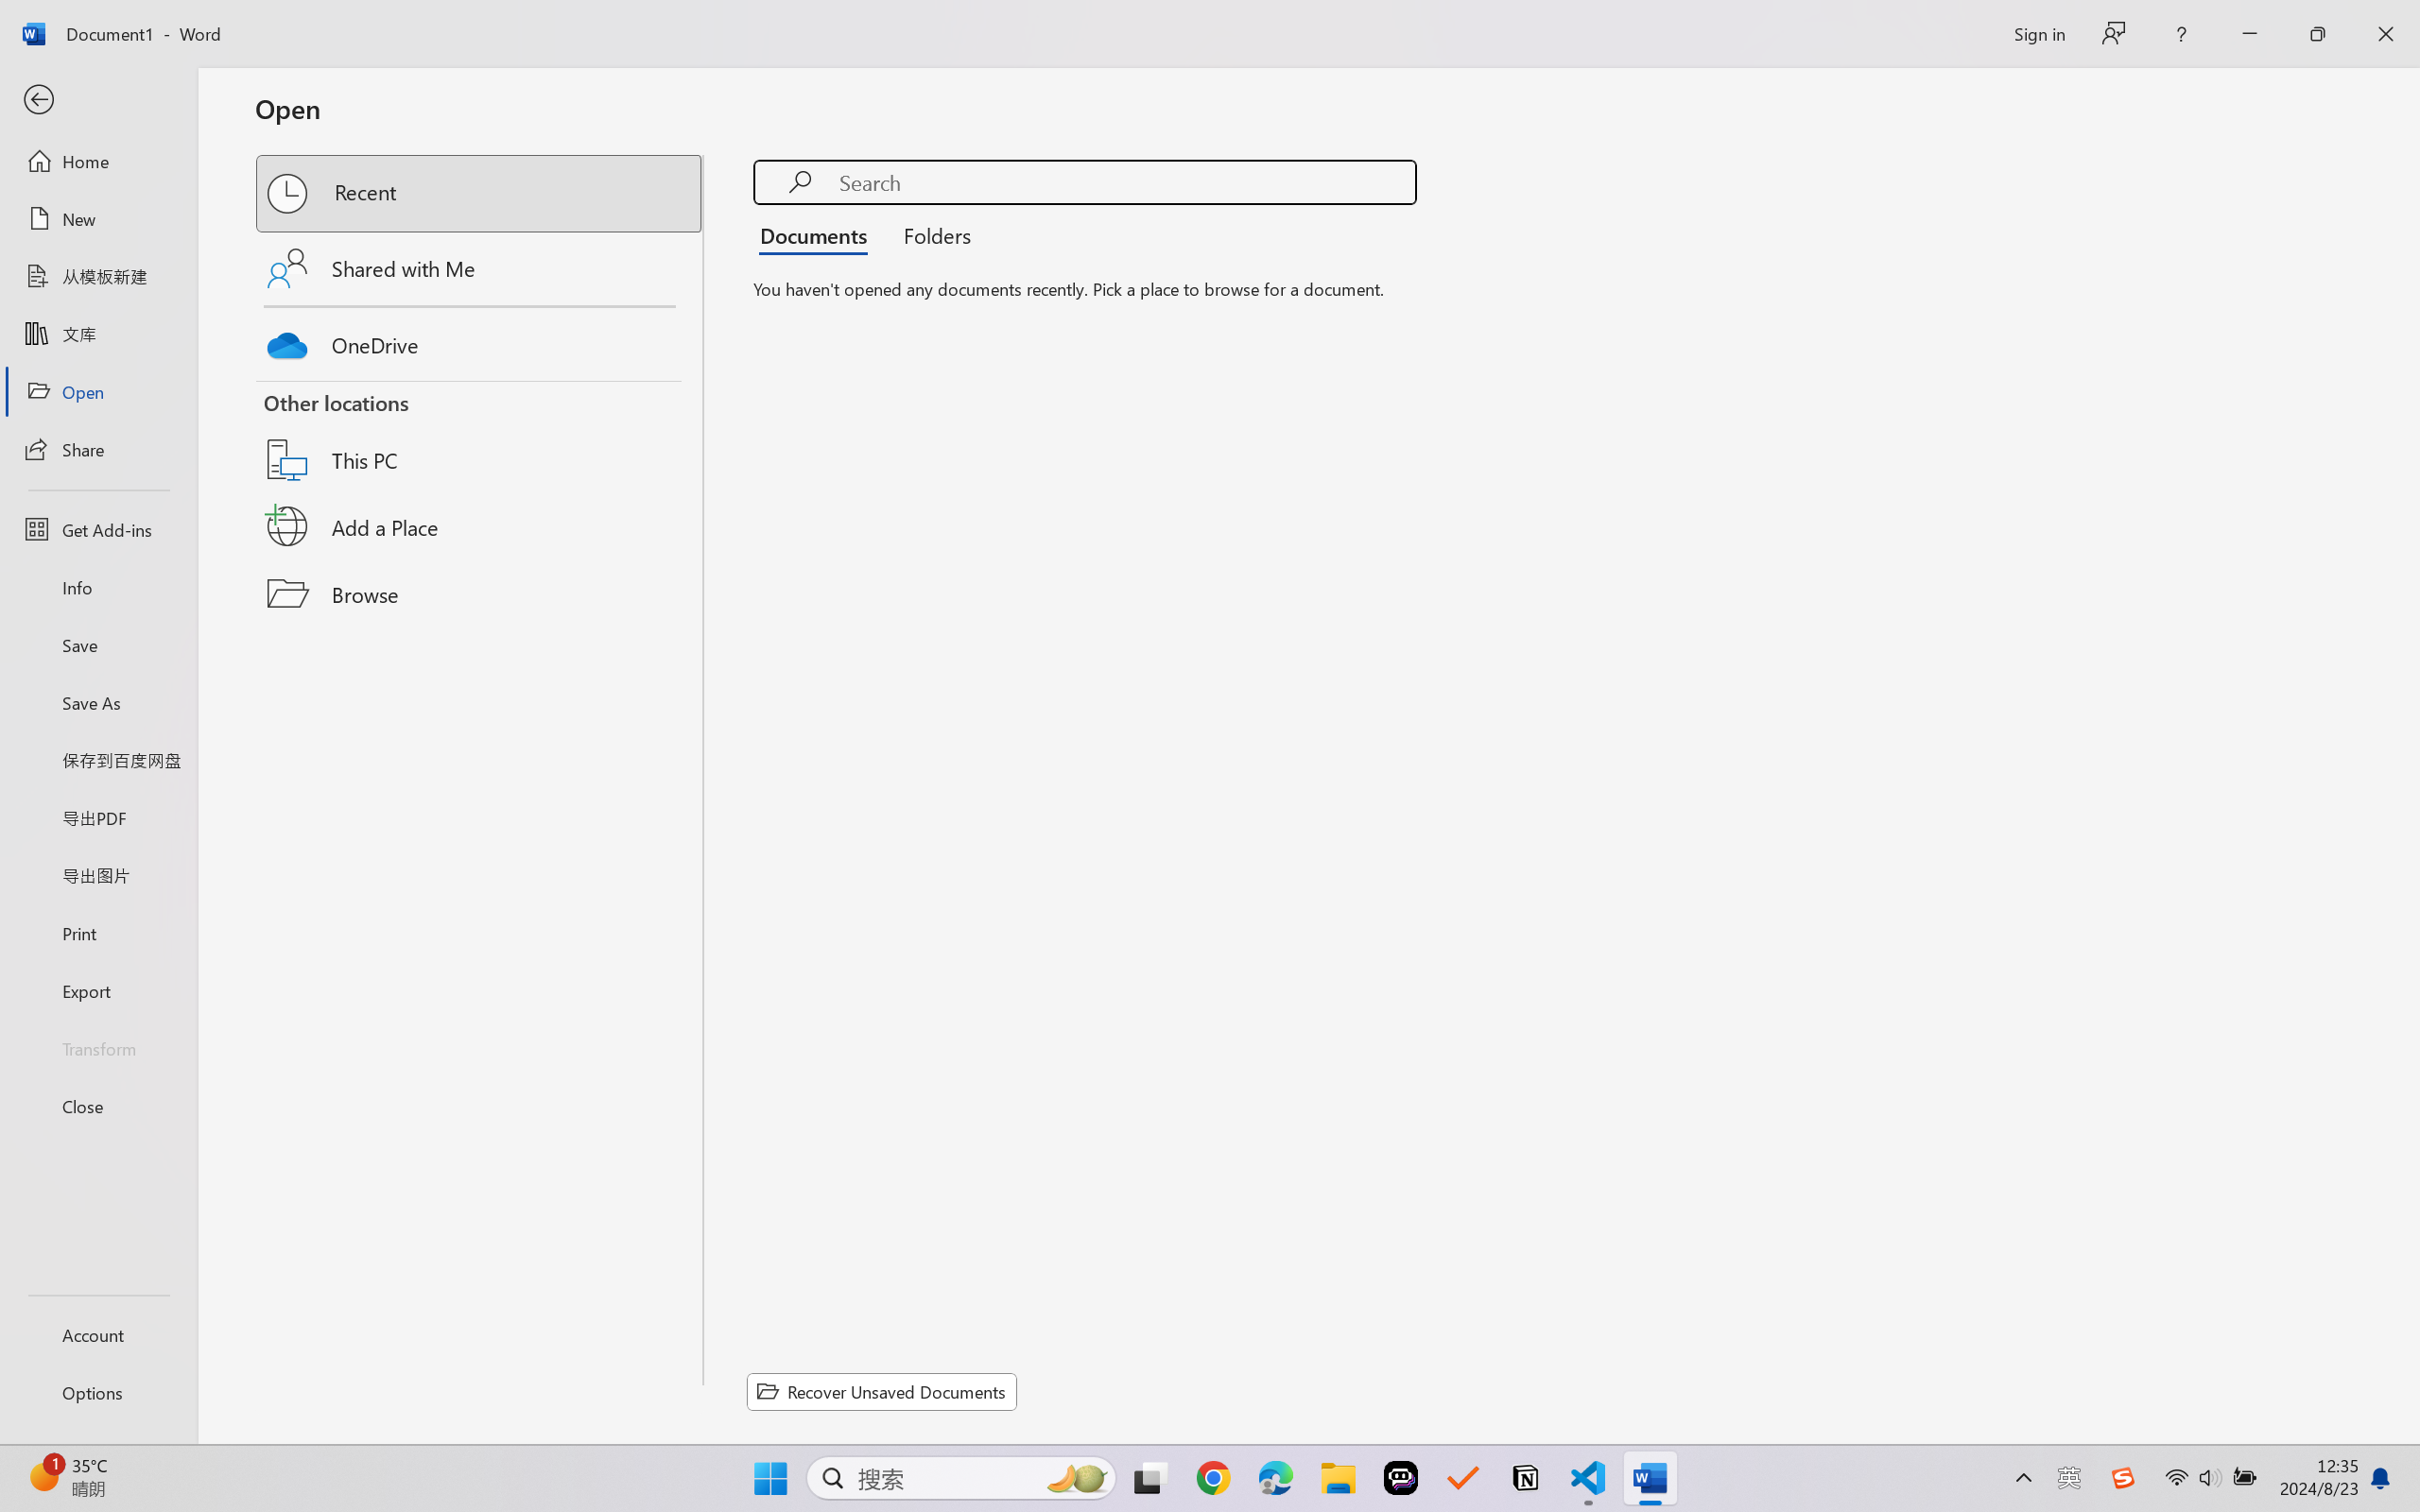  Describe the element at coordinates (480, 267) in the screenshot. I see `'Shared with Me'` at that location.